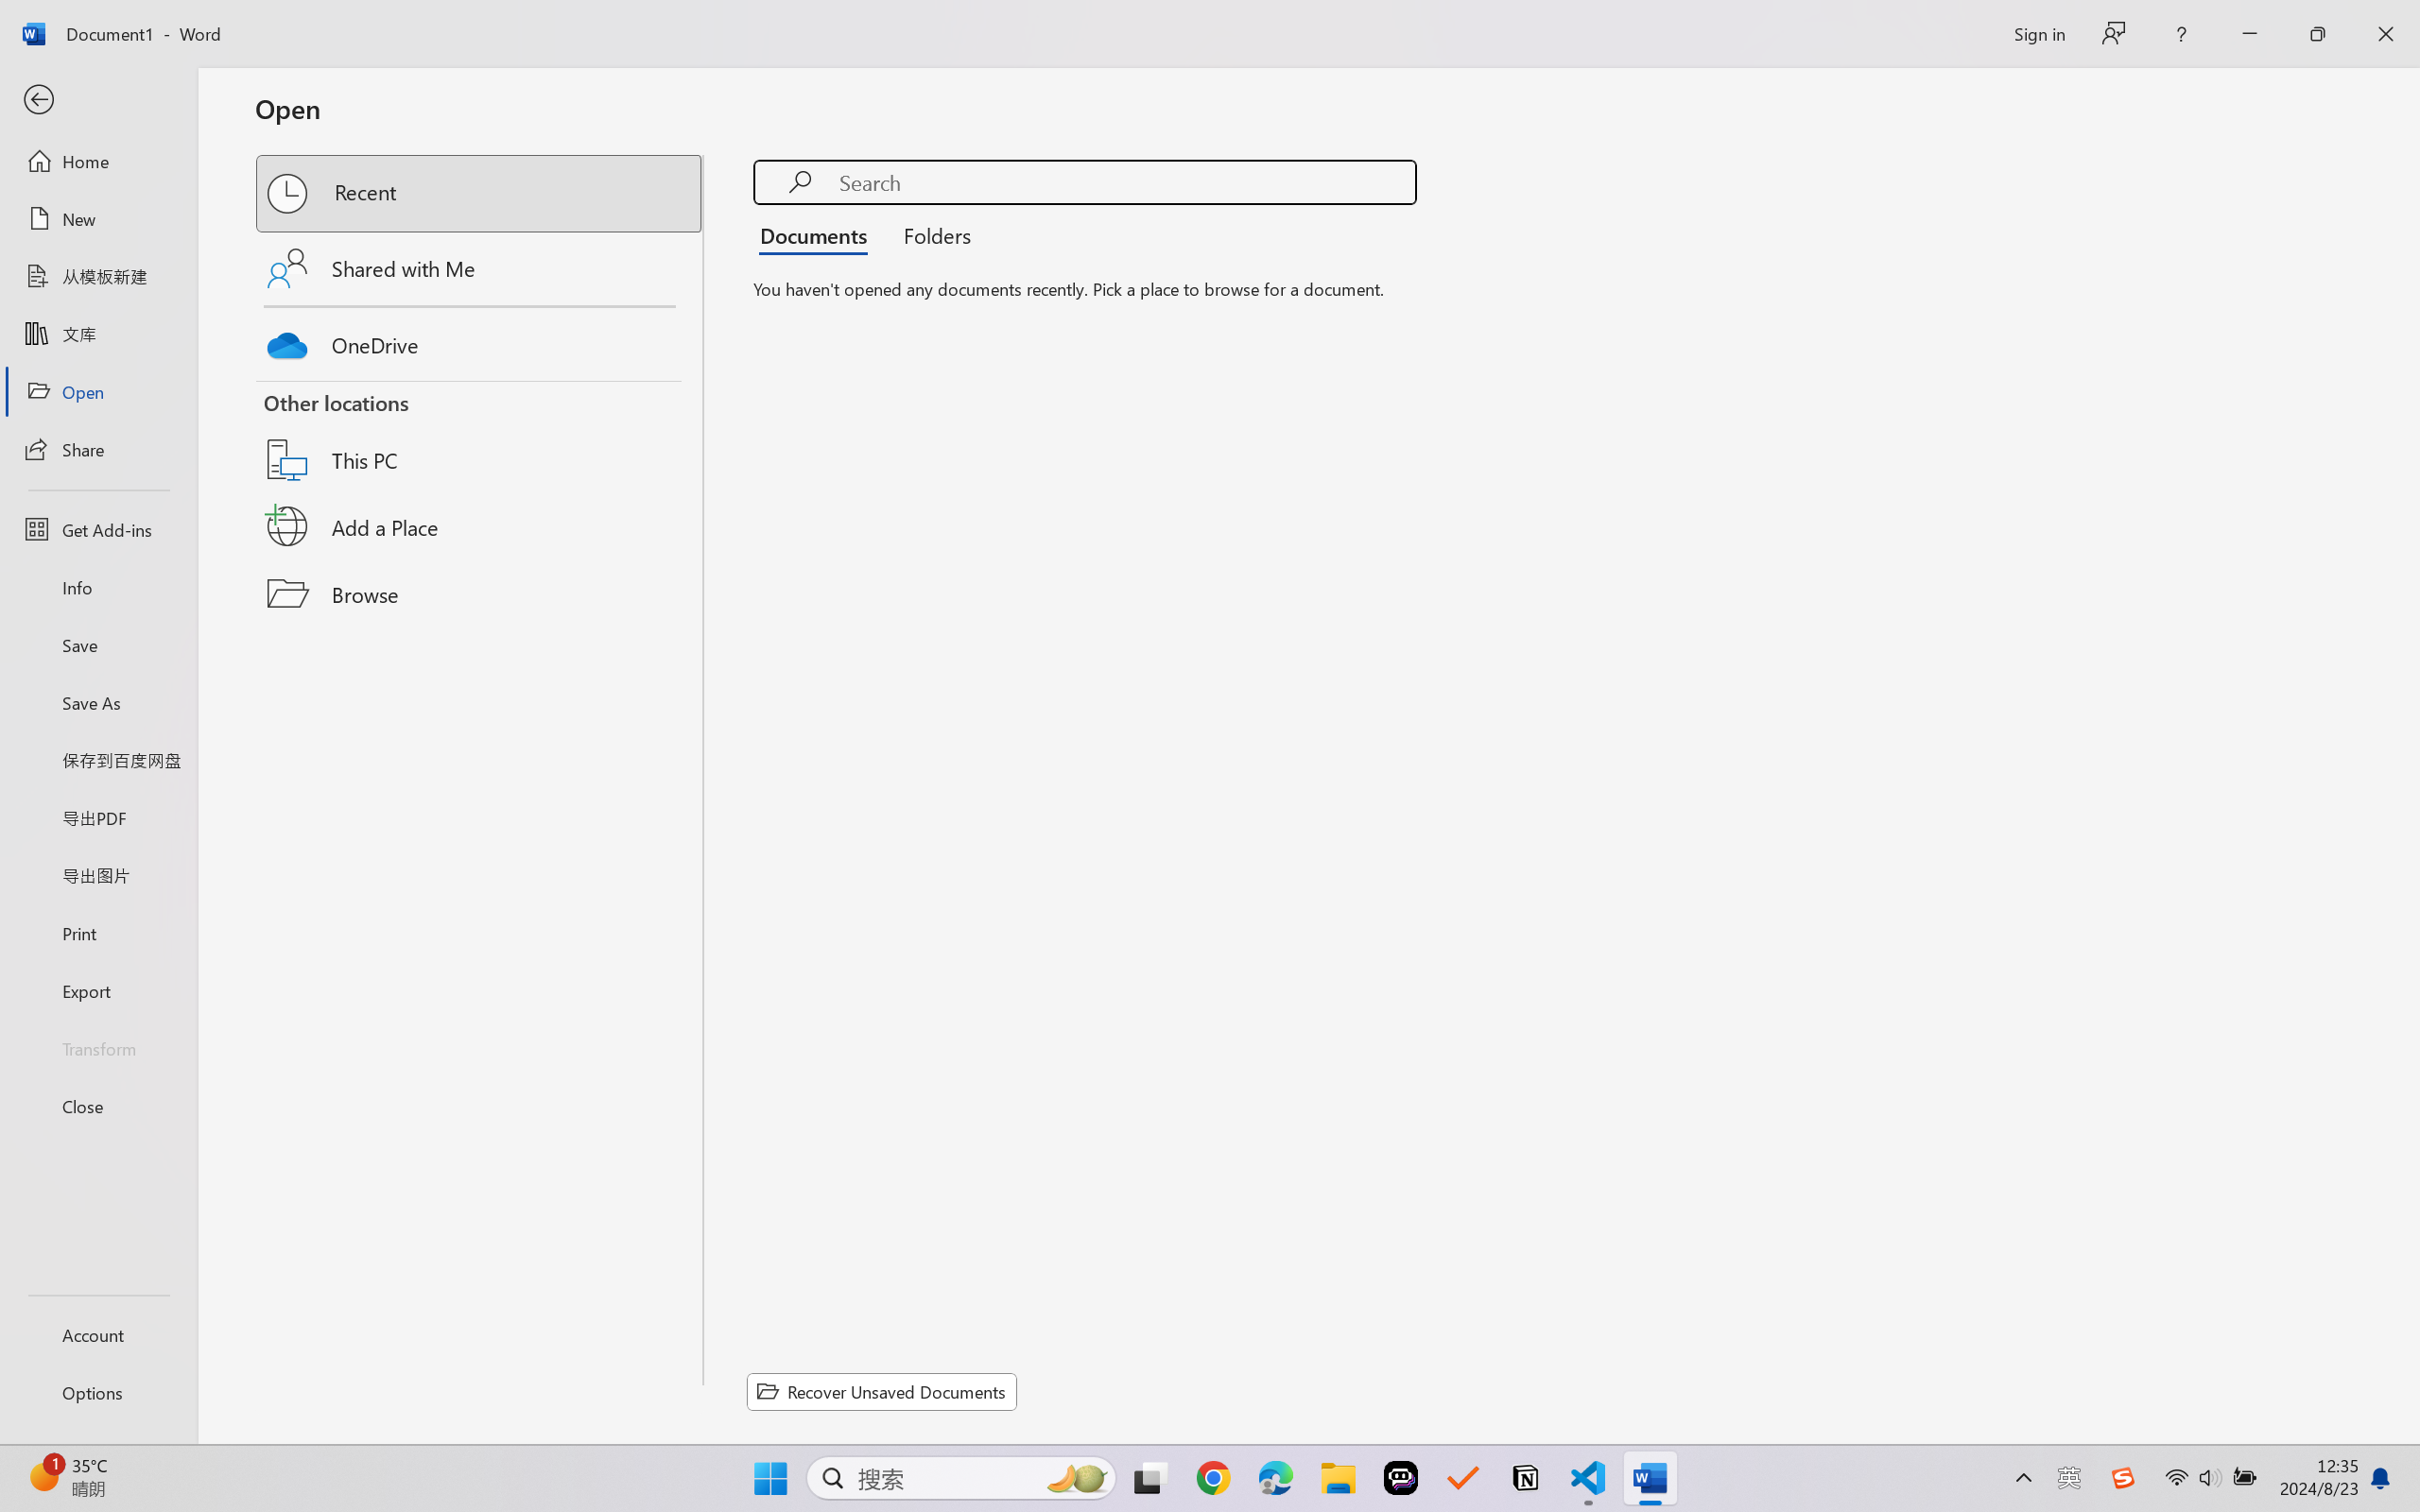  Describe the element at coordinates (480, 267) in the screenshot. I see `'Shared with Me'` at that location.